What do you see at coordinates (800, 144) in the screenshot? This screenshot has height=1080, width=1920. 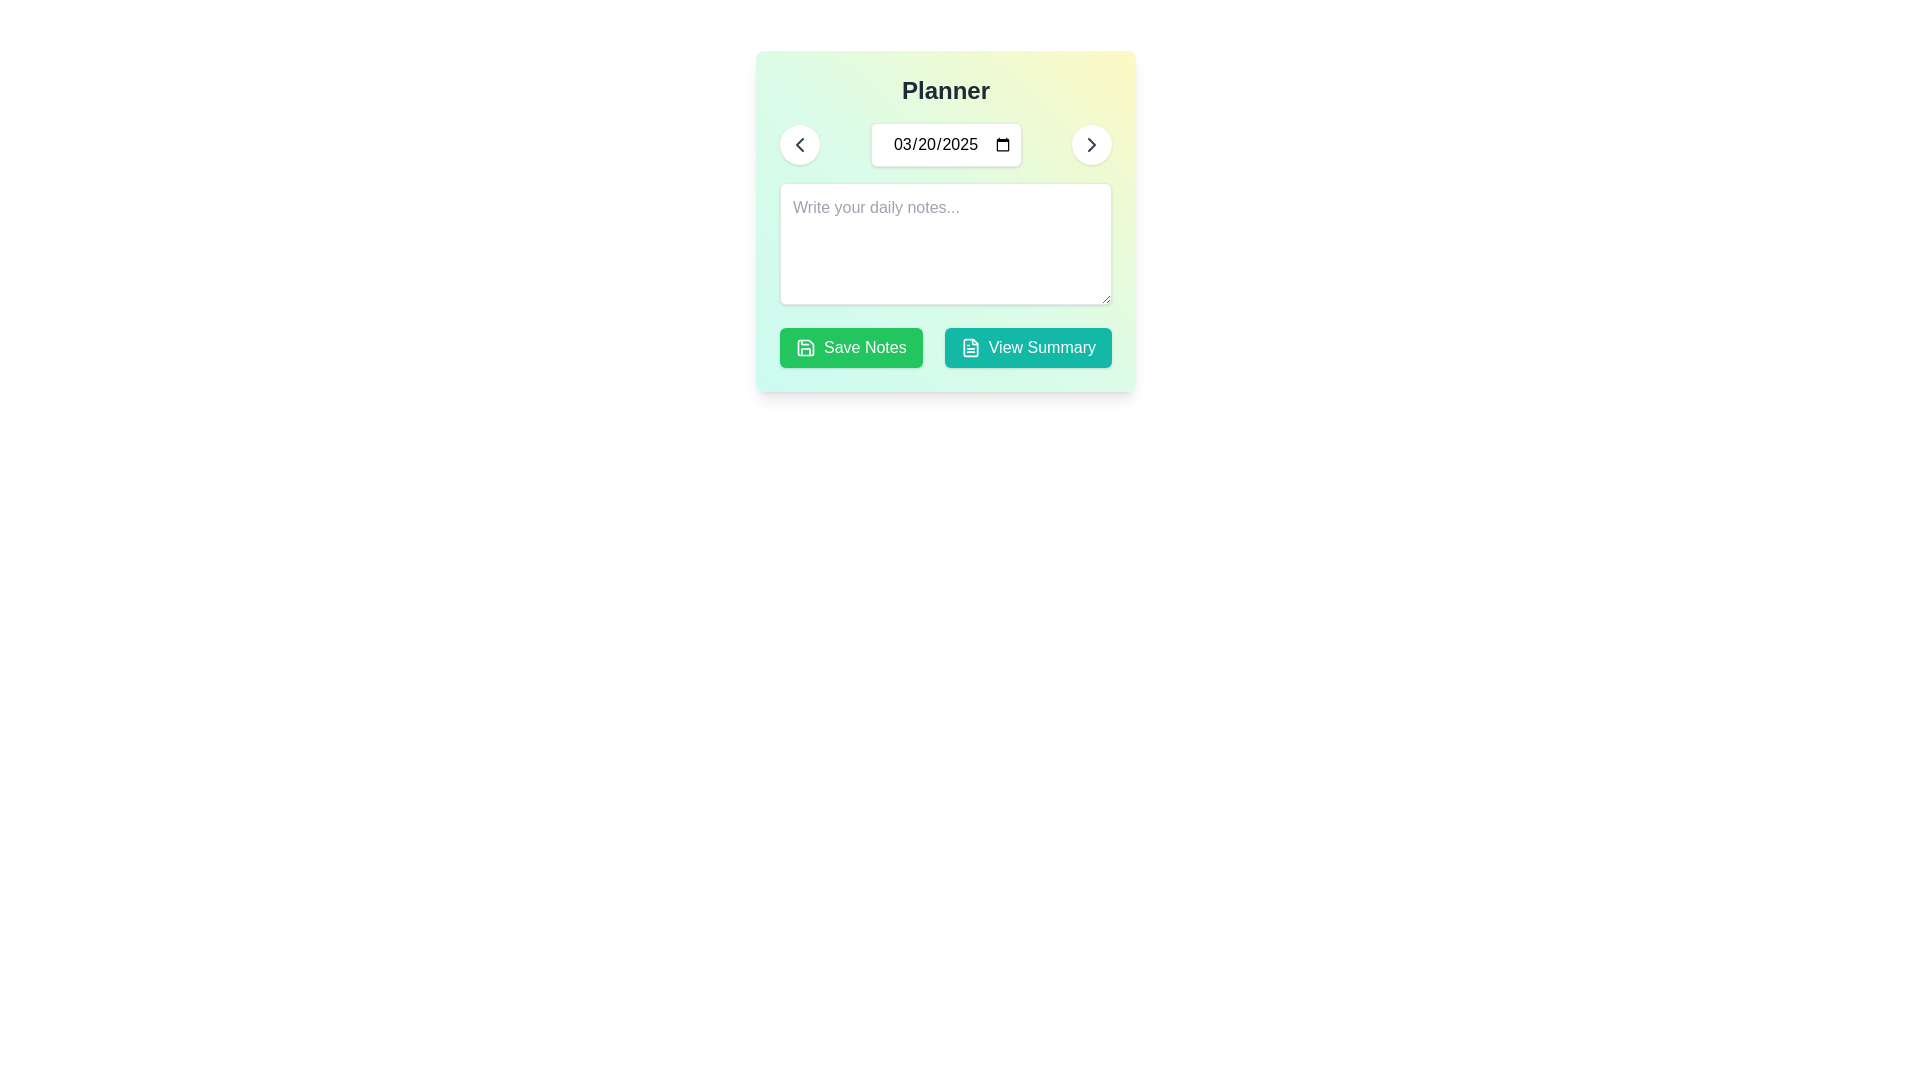 I see `the SVG Icon within the circular button located on the left side of the header section of the planner interface` at bounding box center [800, 144].